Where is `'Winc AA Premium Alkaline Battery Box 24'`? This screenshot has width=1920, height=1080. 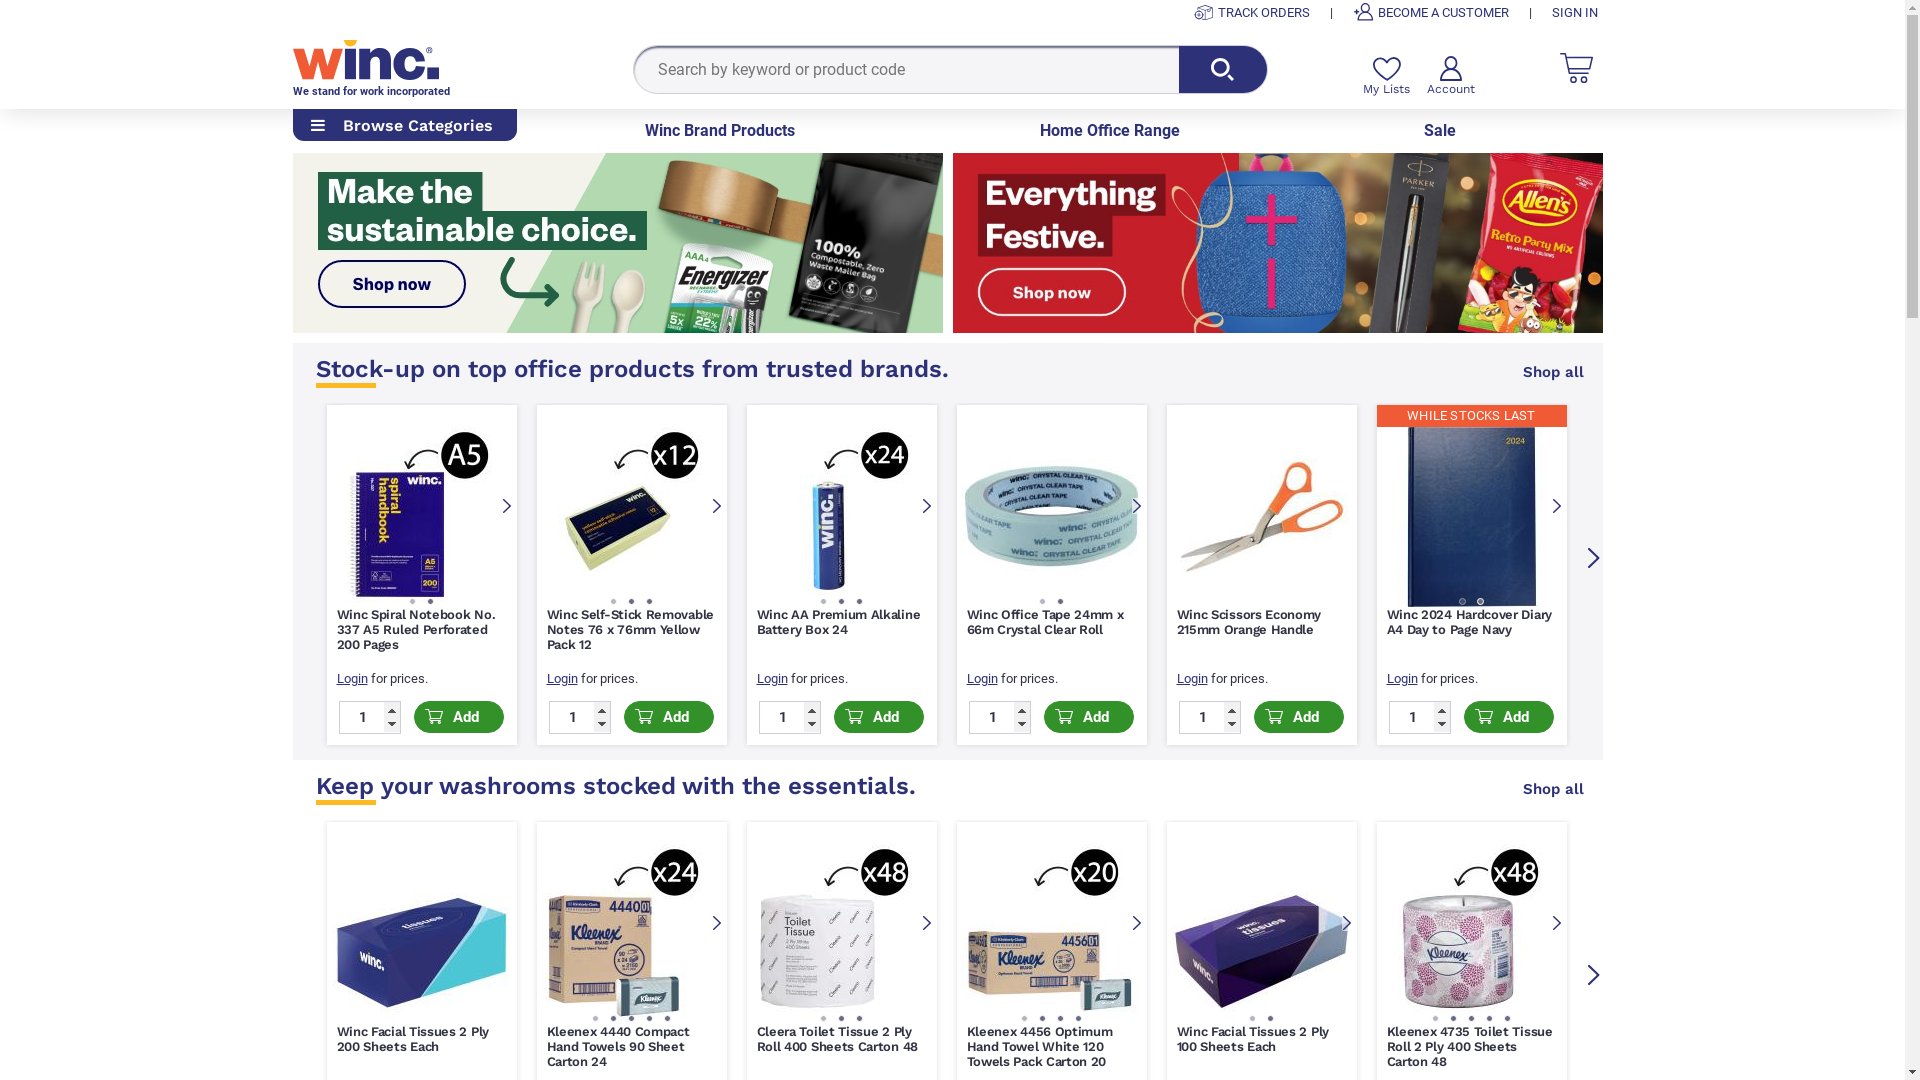 'Winc AA Premium Alkaline Battery Box 24' is located at coordinates (838, 620).